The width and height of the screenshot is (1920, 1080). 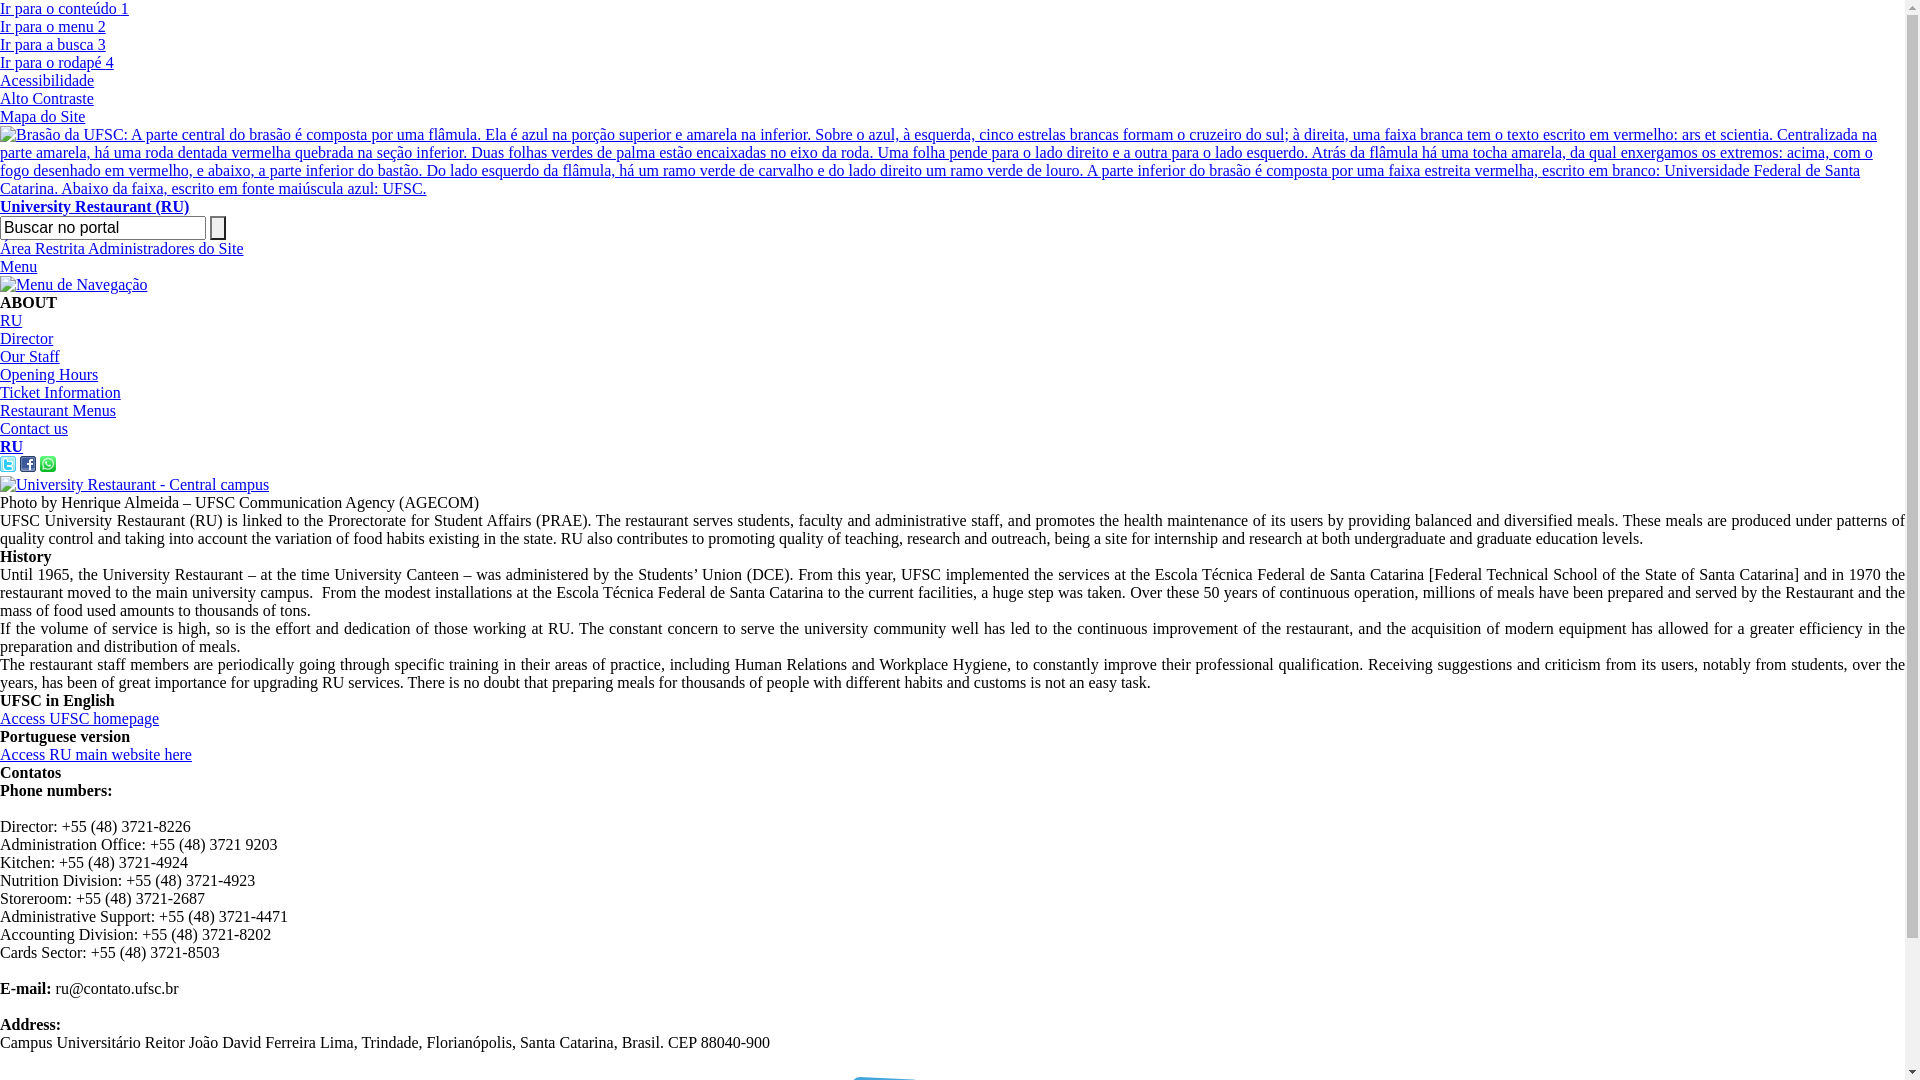 I want to click on 'Ir para o menu 2', so click(x=52, y=26).